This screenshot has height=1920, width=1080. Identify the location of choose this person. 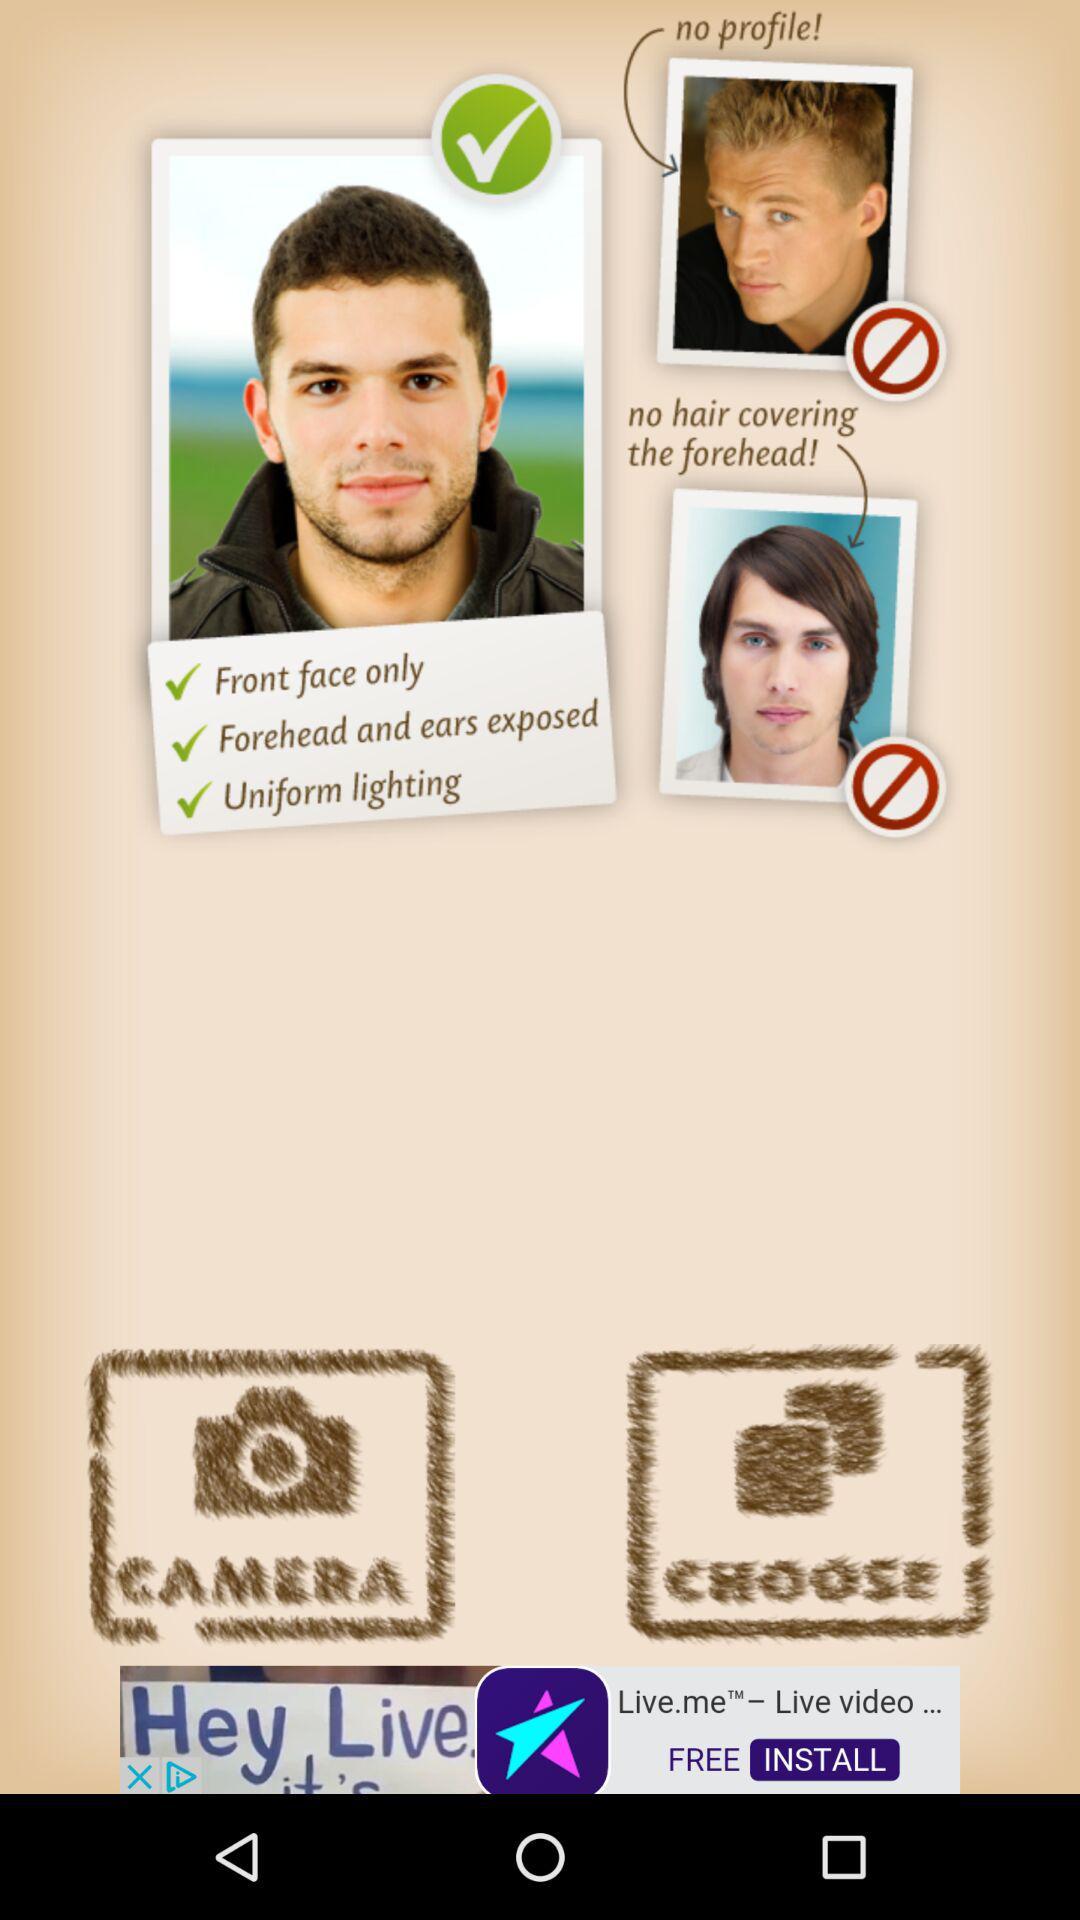
(808, 1495).